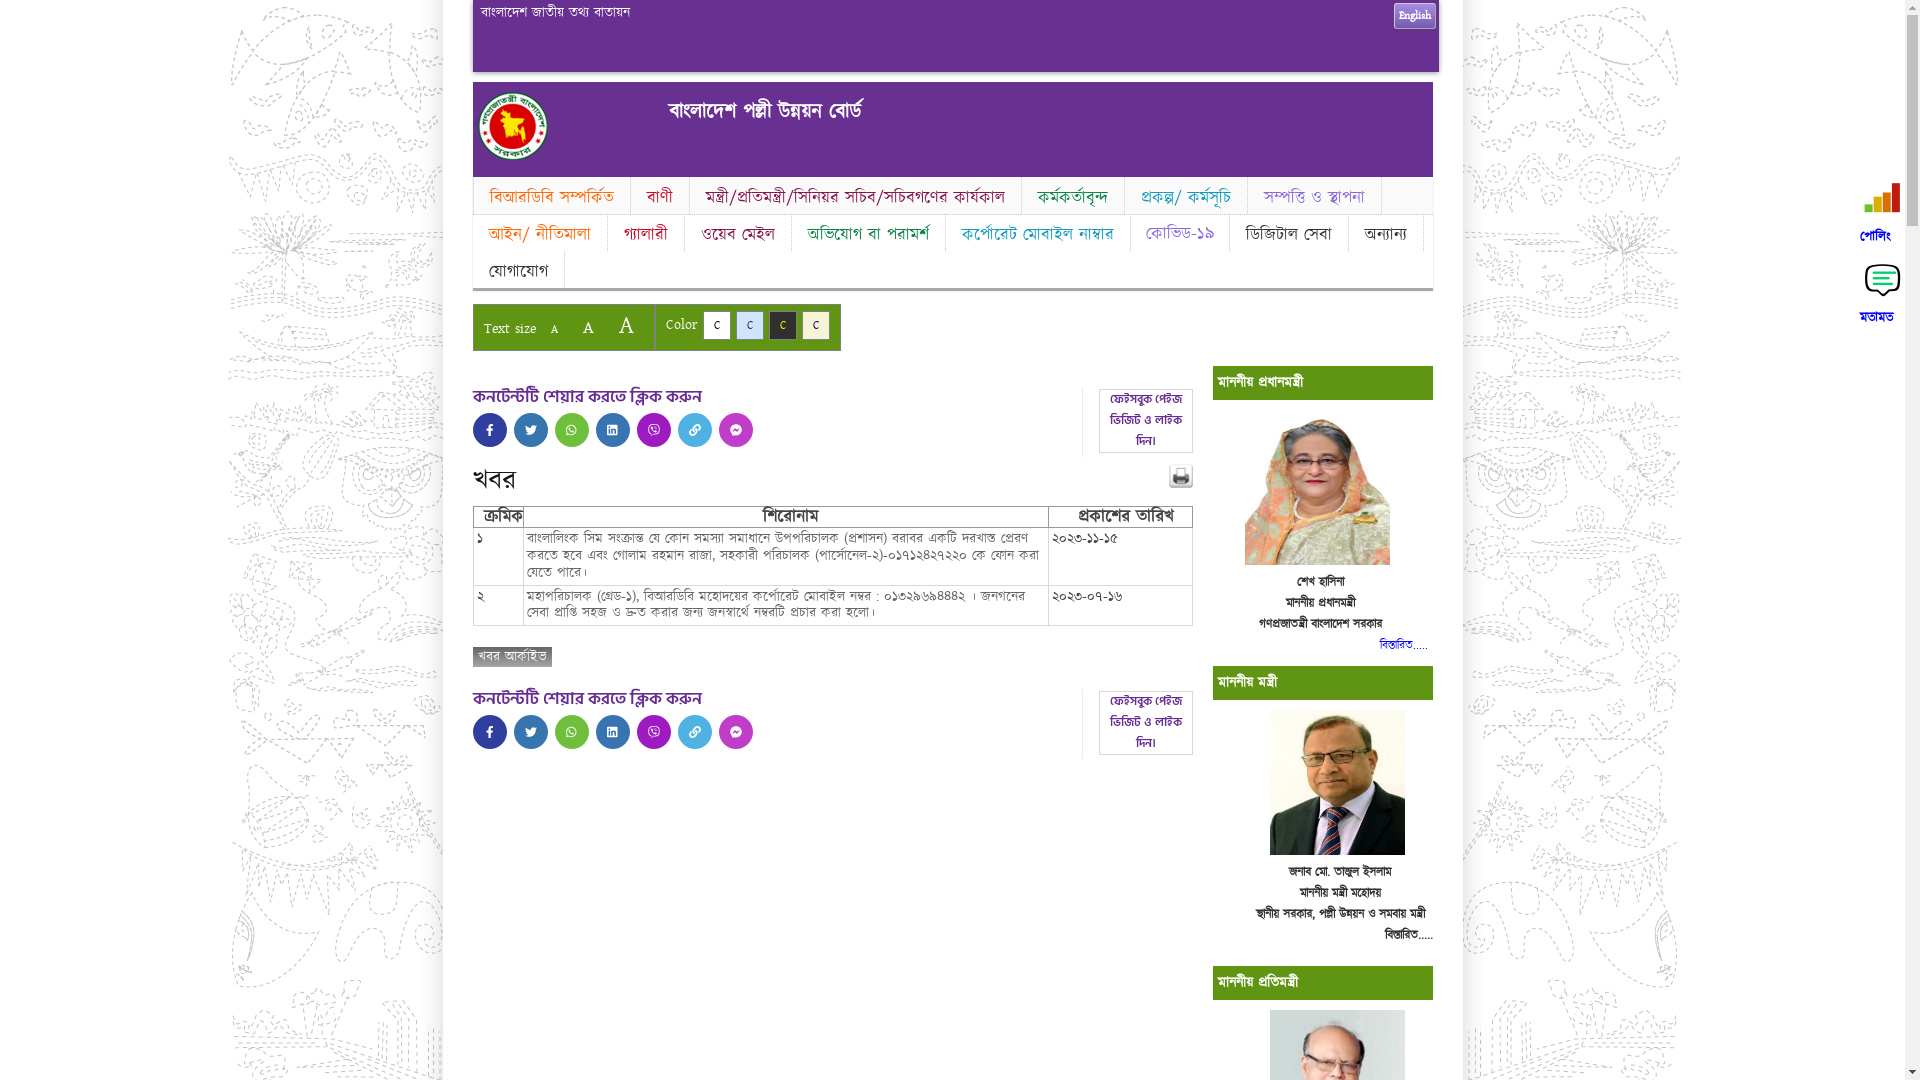 The height and width of the screenshot is (1080, 1920). Describe the element at coordinates (816, 324) in the screenshot. I see `'C'` at that location.